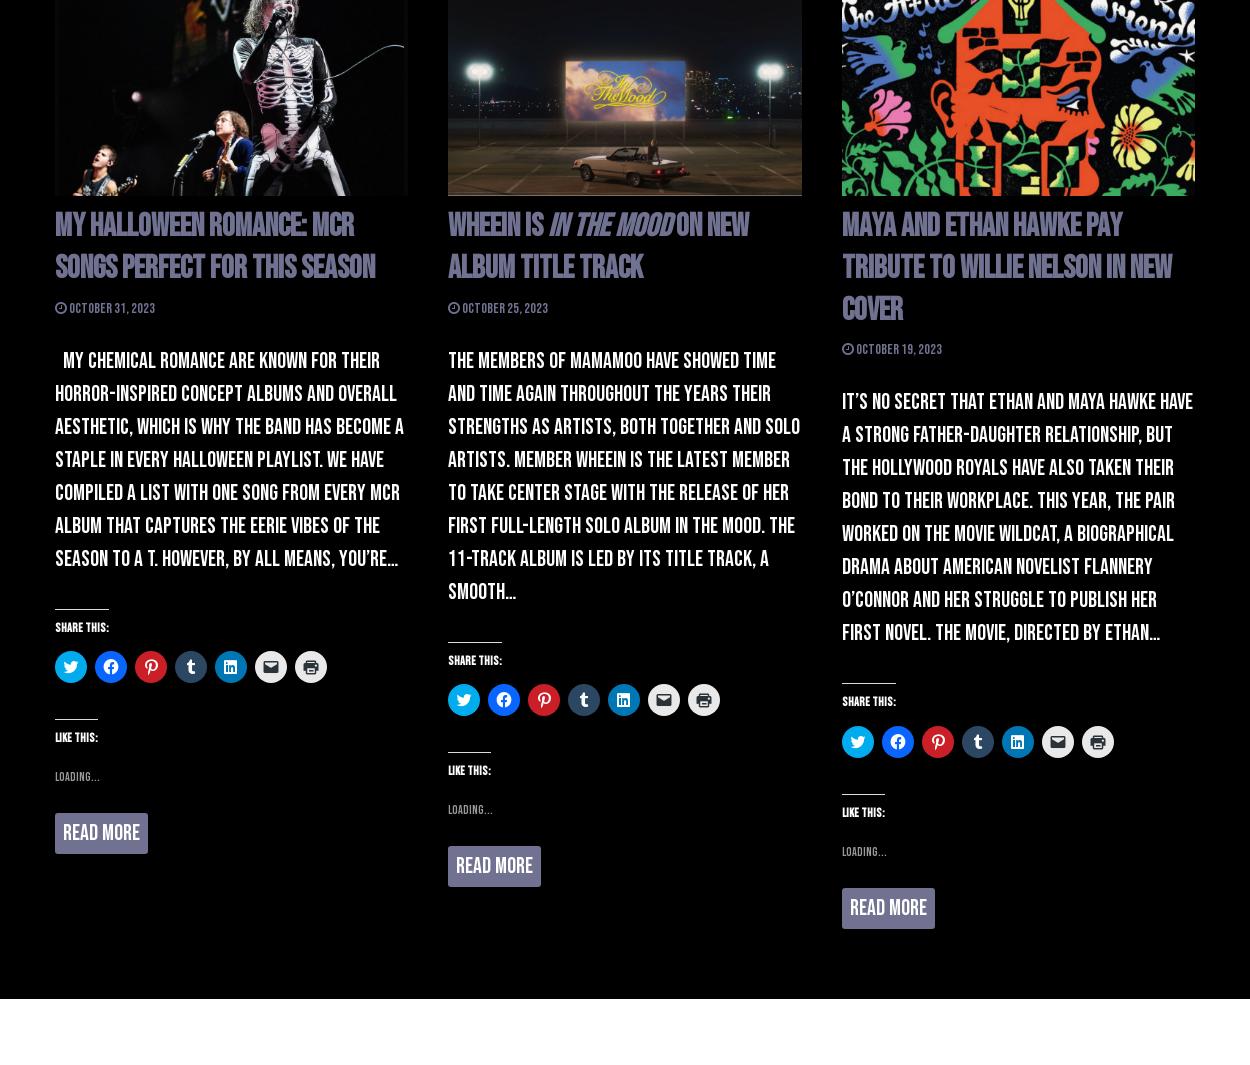  I want to click on 'October 19, 2023', so click(897, 348).